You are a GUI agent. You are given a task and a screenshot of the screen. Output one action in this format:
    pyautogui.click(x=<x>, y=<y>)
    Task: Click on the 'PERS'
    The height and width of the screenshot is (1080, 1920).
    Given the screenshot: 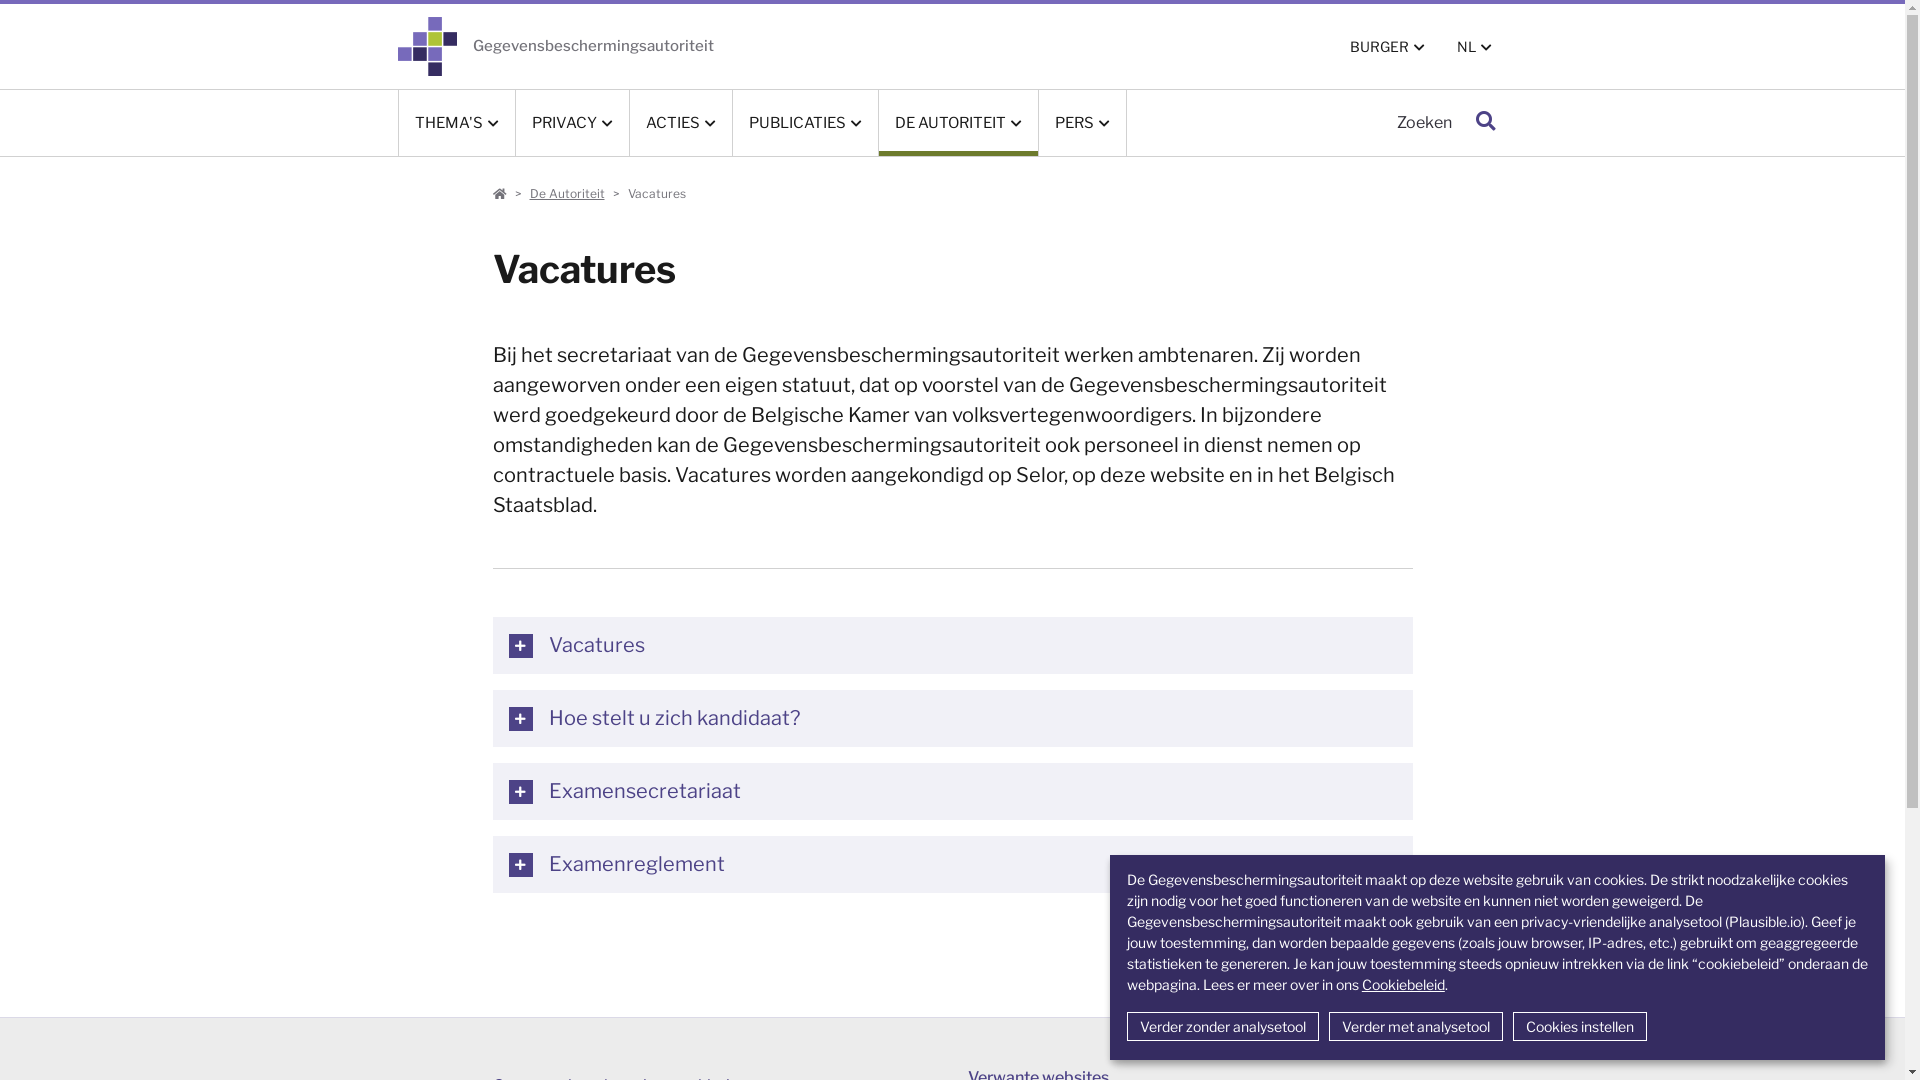 What is the action you would take?
    pyautogui.click(x=1037, y=123)
    